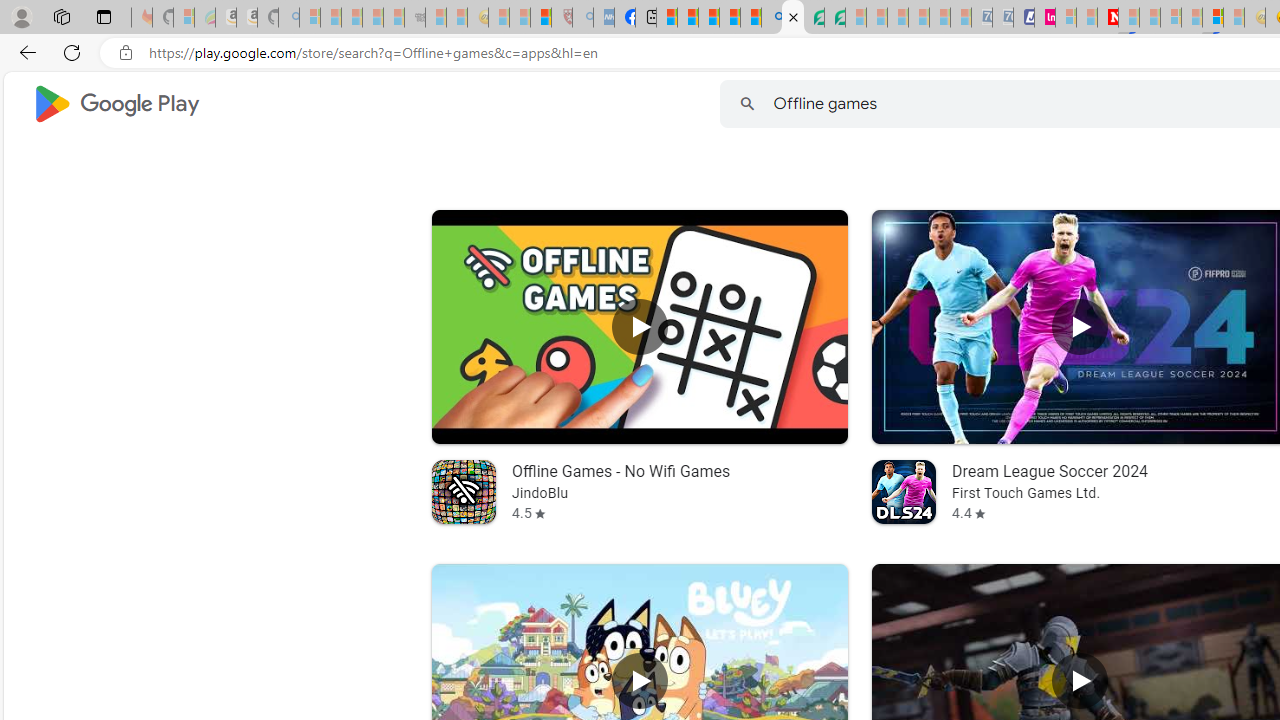 The image size is (1280, 720). I want to click on 'Terms of Use Agreement', so click(814, 17).